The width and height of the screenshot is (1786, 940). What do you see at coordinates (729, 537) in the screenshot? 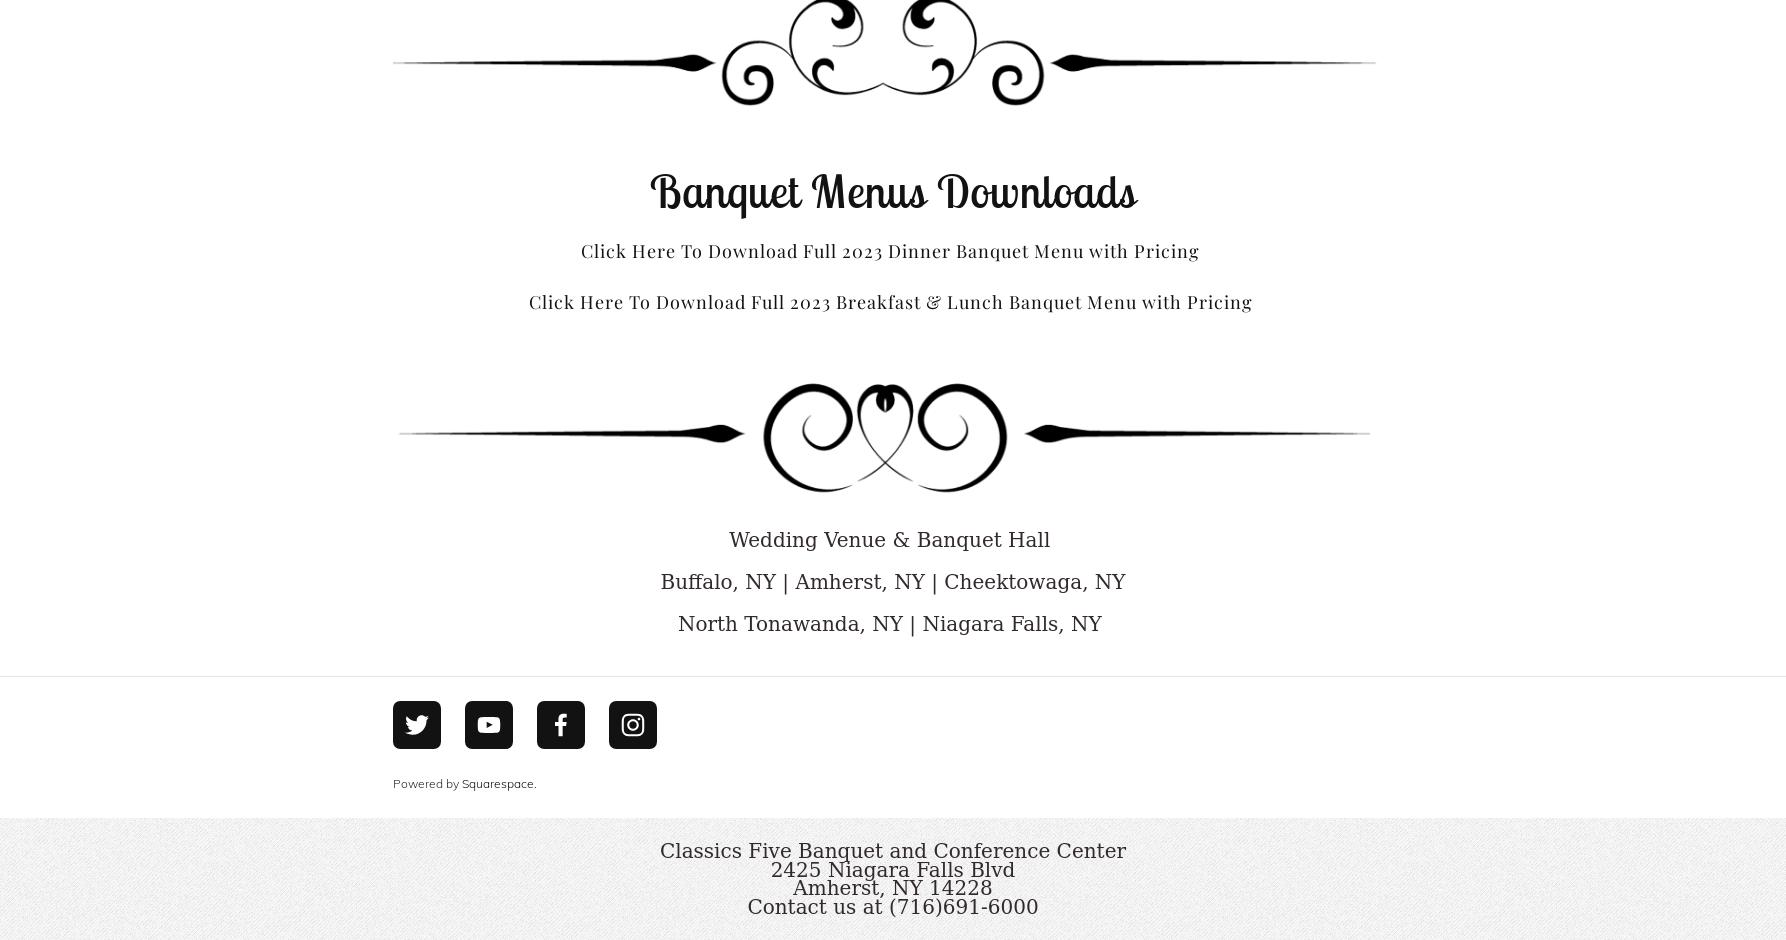
I see `'Wedding Venue & Banquet Hall'` at bounding box center [729, 537].